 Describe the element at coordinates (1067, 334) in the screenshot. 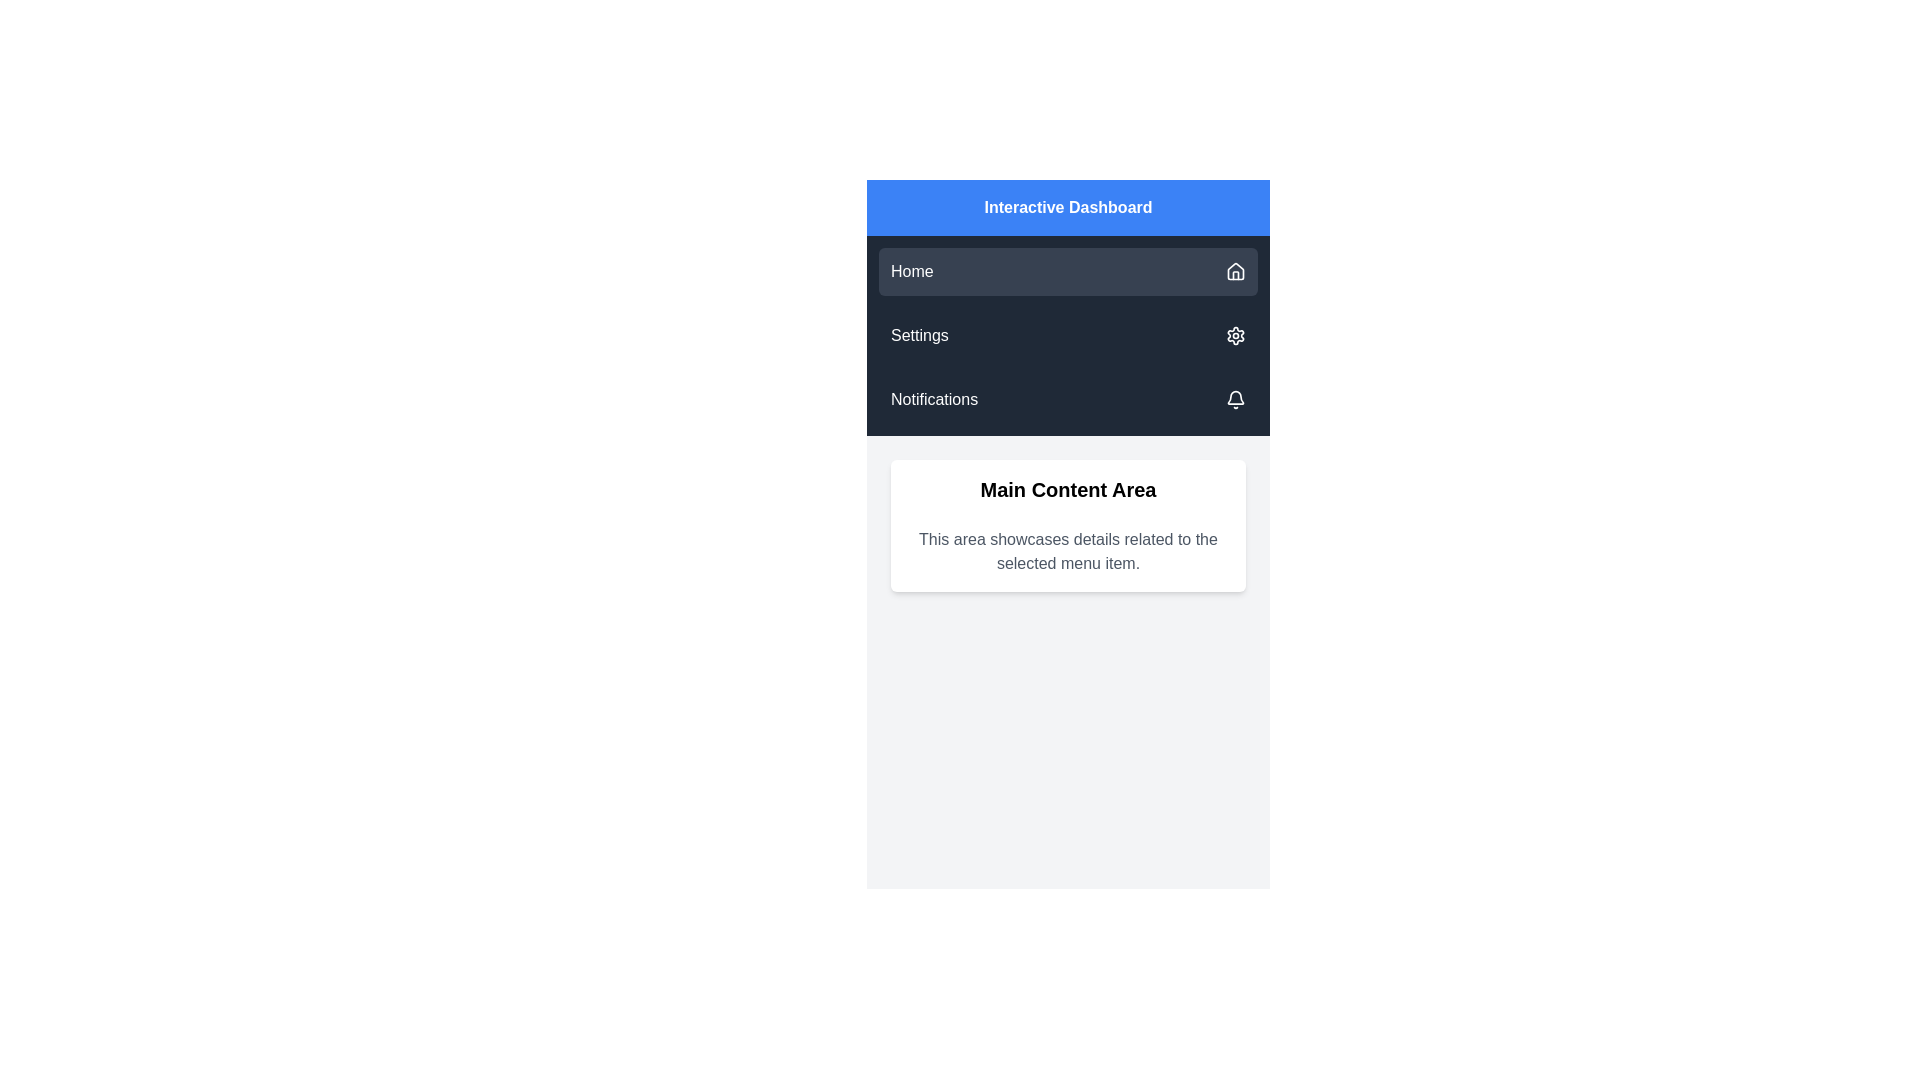

I see `the 'Settings' button in the Navigation menu, which is located below the 'Interactive Dashboard' bar` at that location.